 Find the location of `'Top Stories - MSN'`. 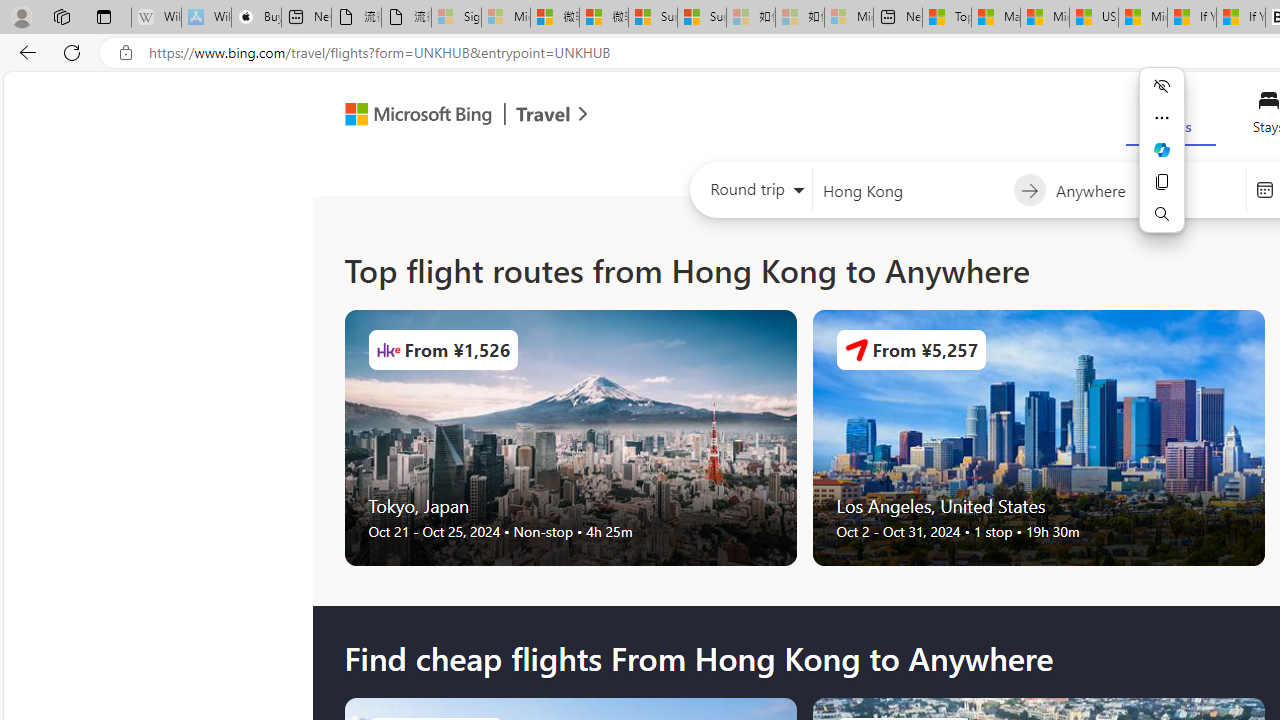

'Top Stories - MSN' is located at coordinates (946, 17).